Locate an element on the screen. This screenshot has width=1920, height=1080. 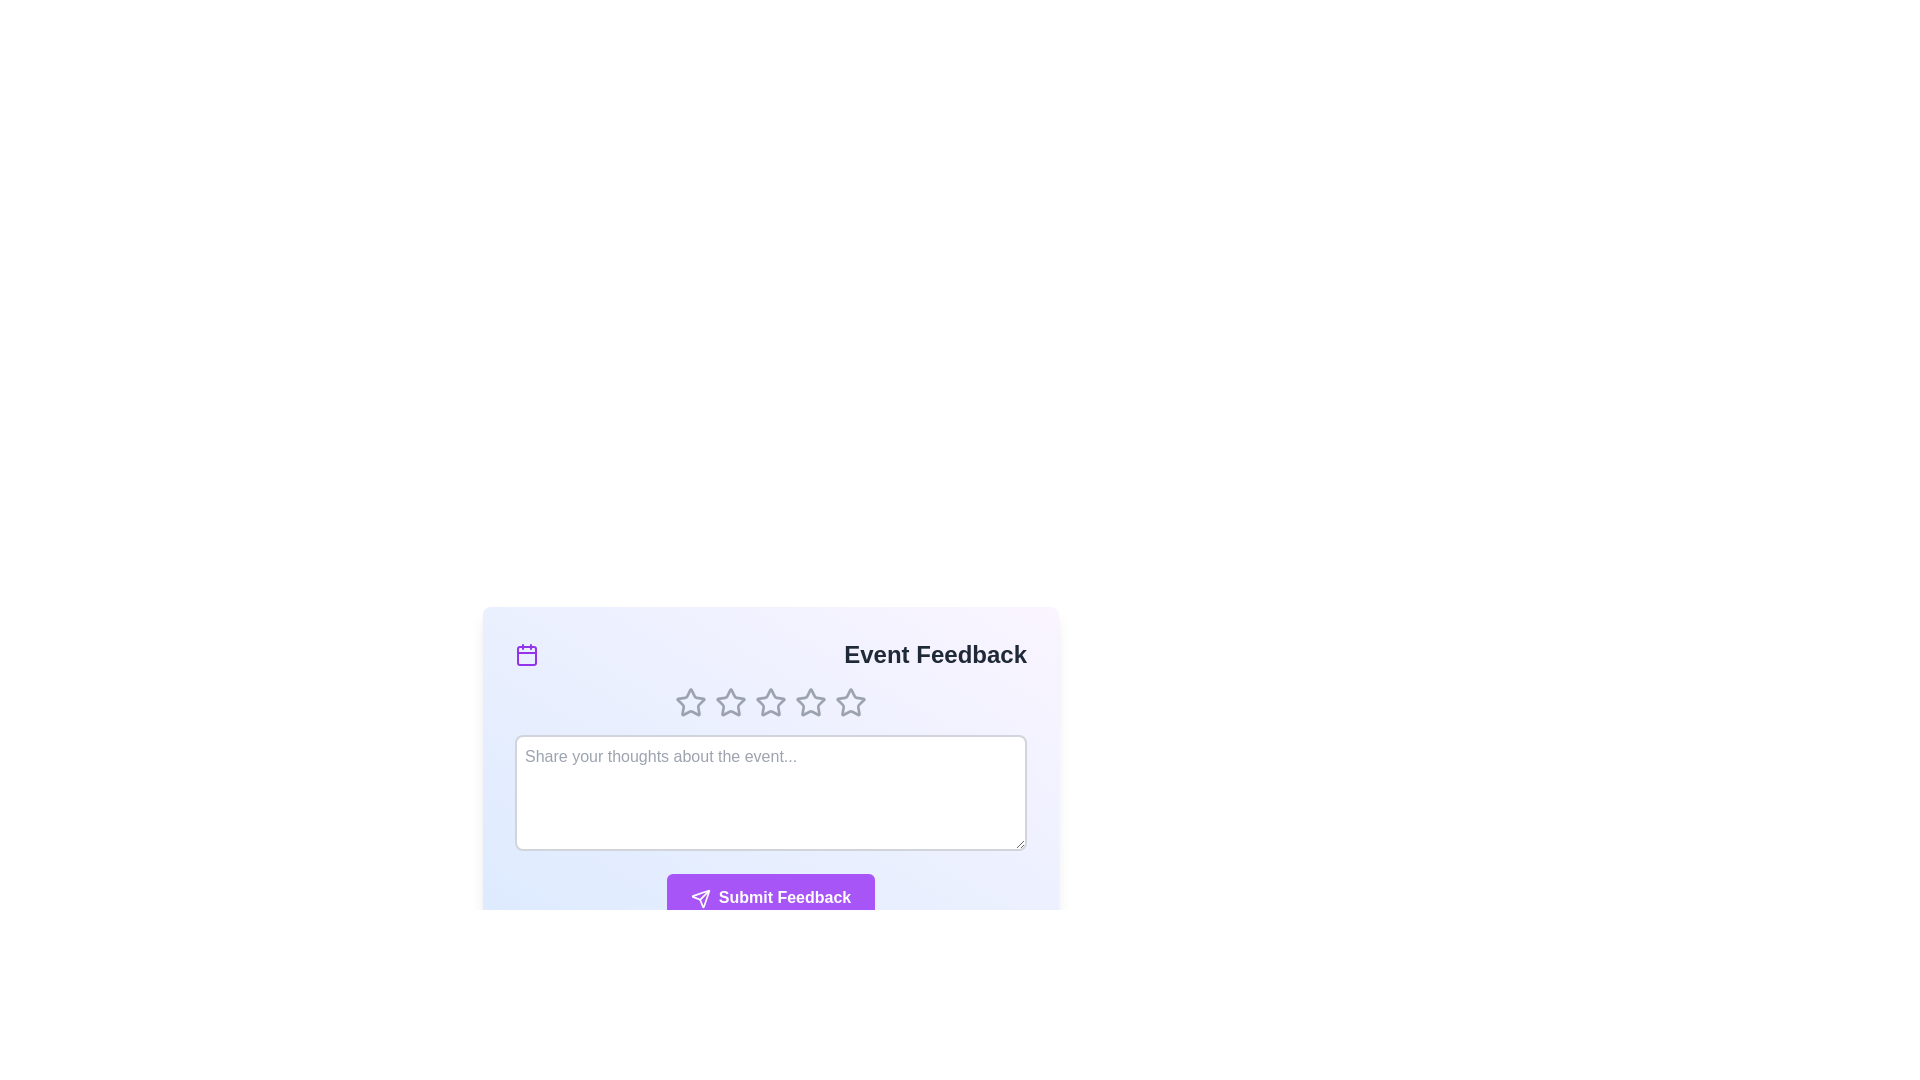
the rectangular text input field with a placeholder that reads 'Share your thoughts about the event...' to start typing is located at coordinates (770, 778).